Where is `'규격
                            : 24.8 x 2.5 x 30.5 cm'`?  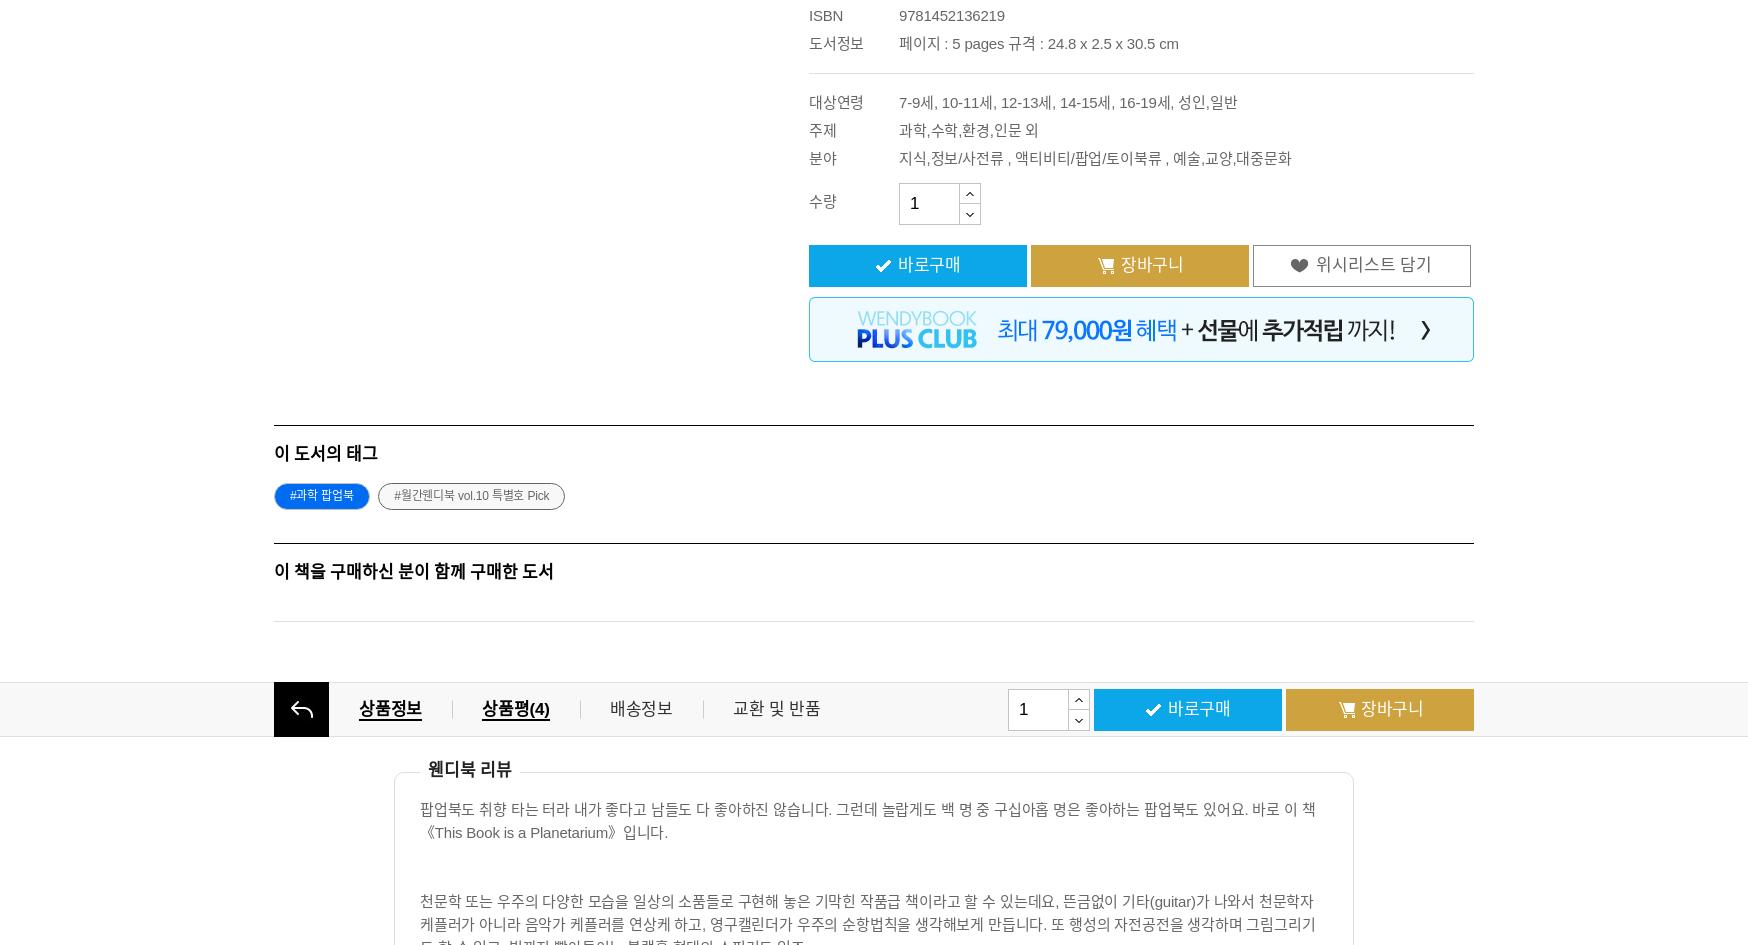 '규격
                            : 24.8 x 2.5 x 30.5 cm' is located at coordinates (1092, 43).